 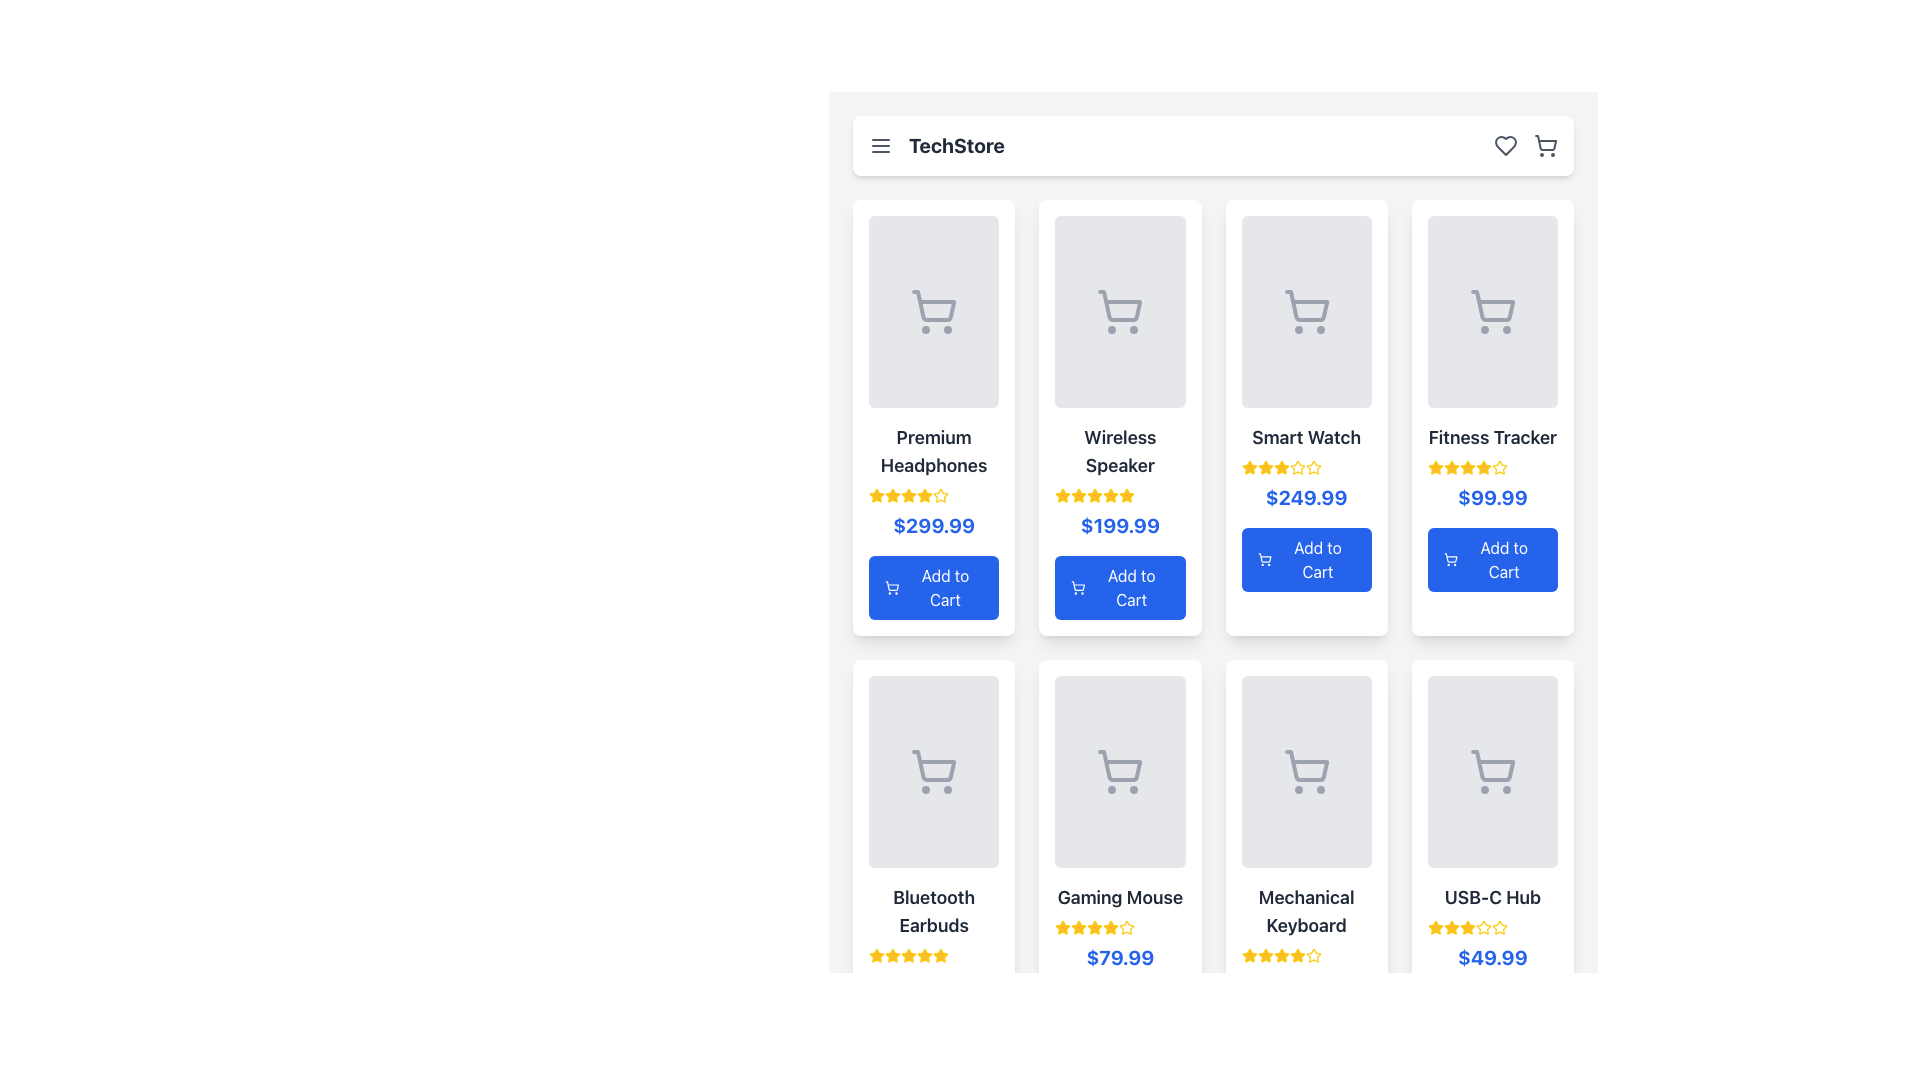 I want to click on the third star icon in the rating component for the product titled 'Smart Watch', located in the second row, third column of the product grid, so click(x=1313, y=467).